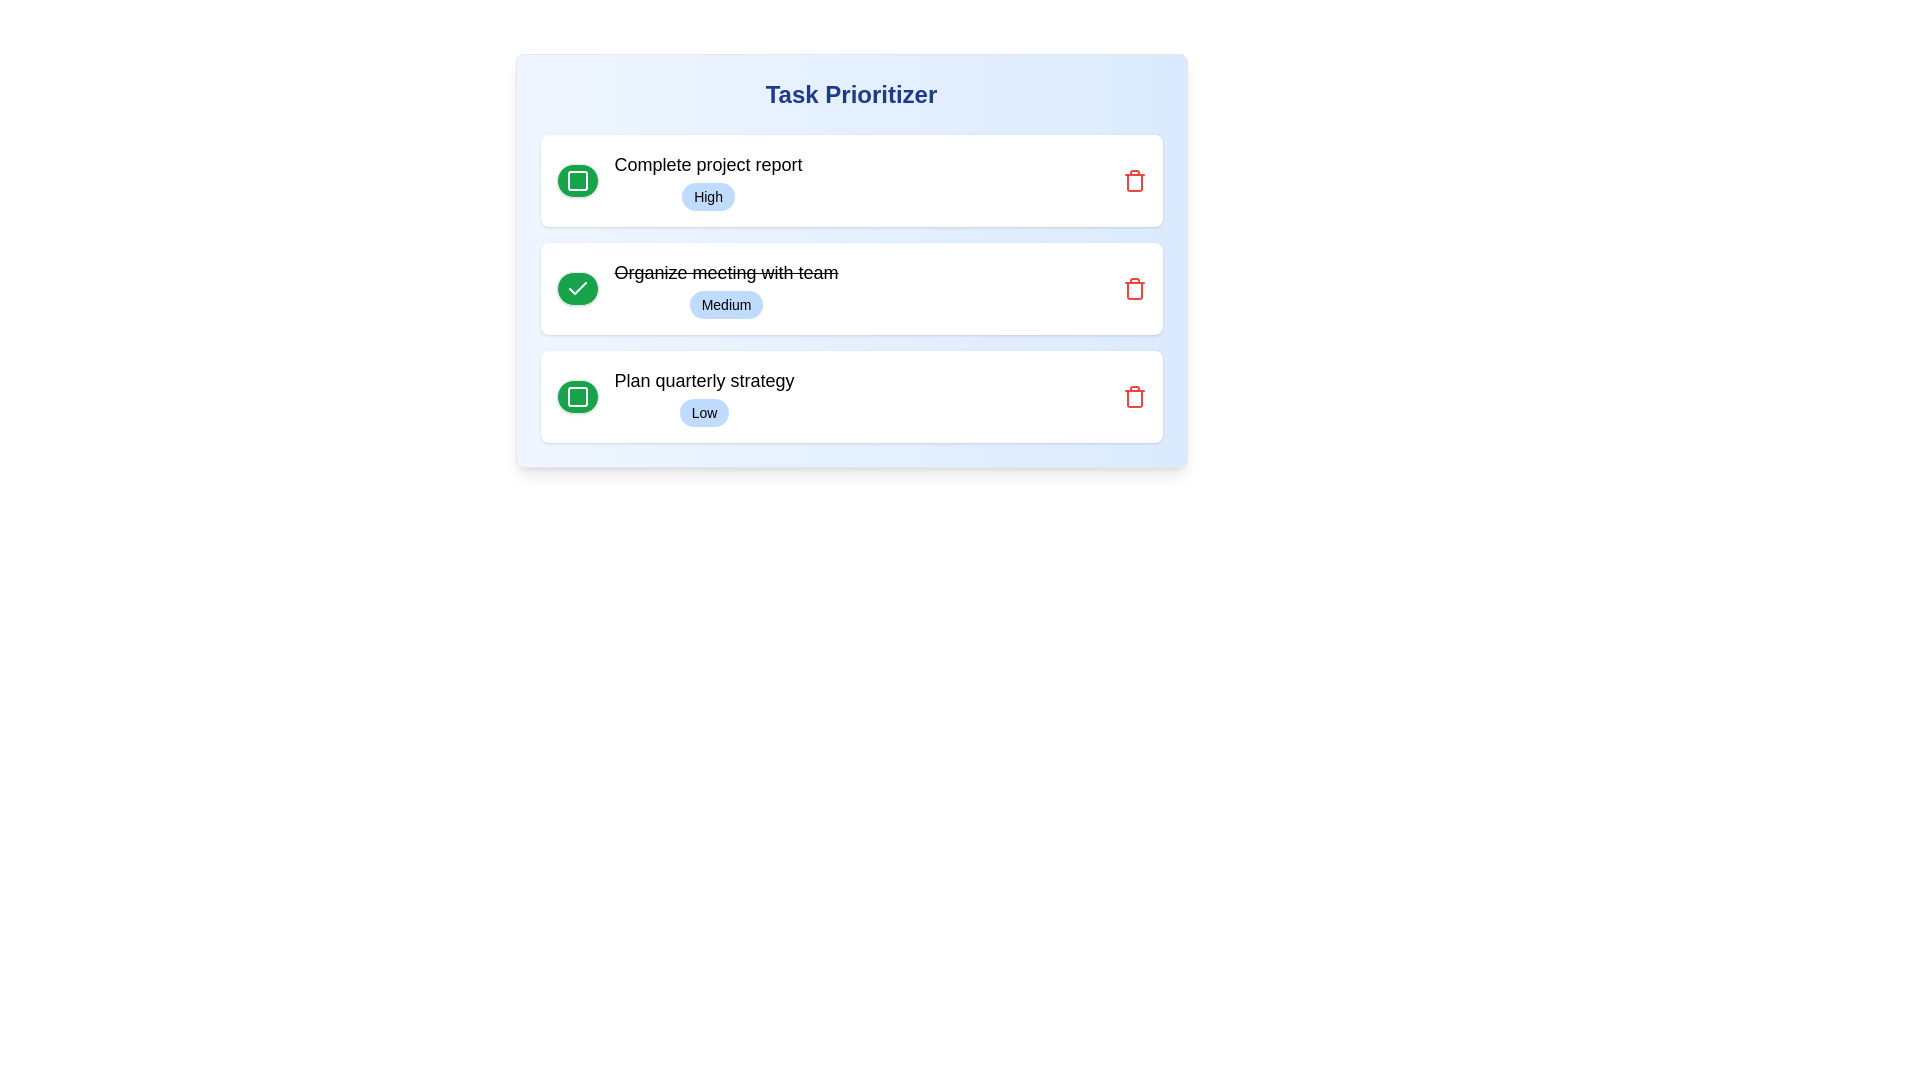  What do you see at coordinates (576, 397) in the screenshot?
I see `the green circular button with a white border and rounded corners, located to the left of the text 'Plan quarterly strategy'` at bounding box center [576, 397].